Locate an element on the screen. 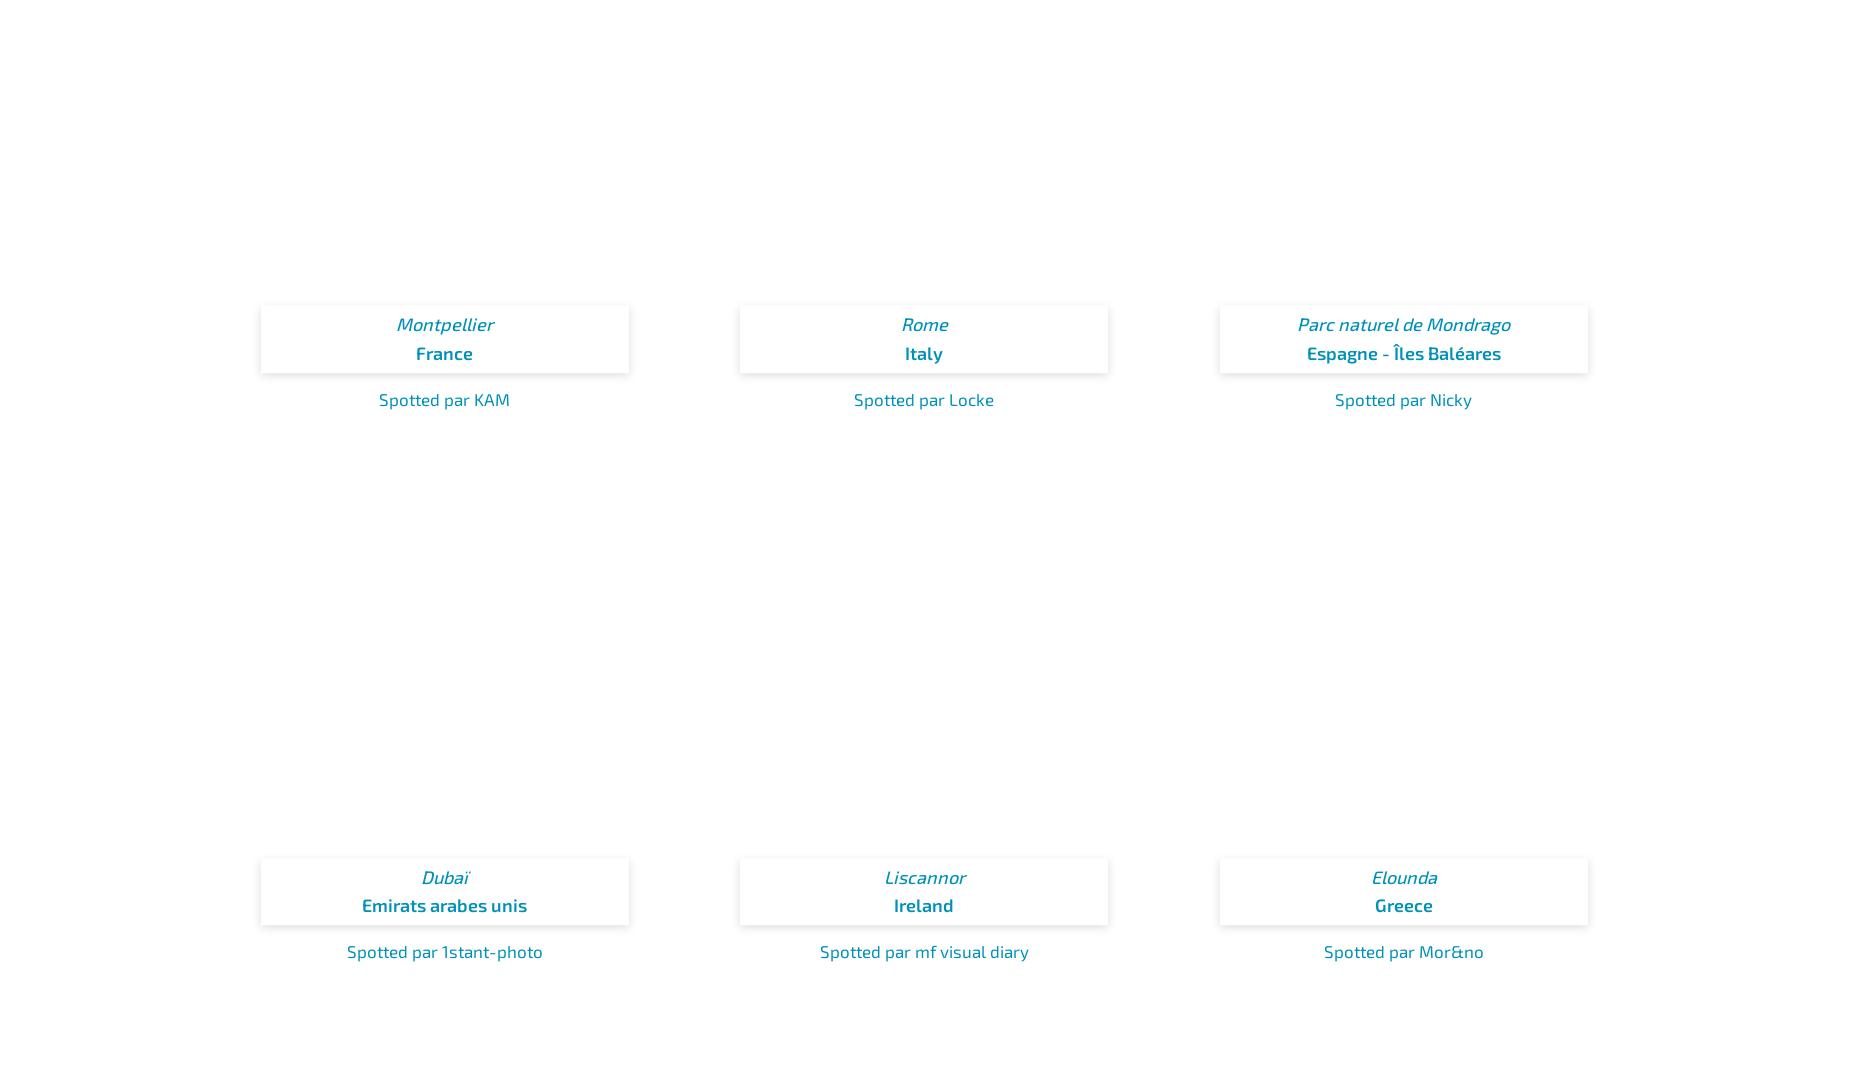  'Liscannor' is located at coordinates (923, 874).